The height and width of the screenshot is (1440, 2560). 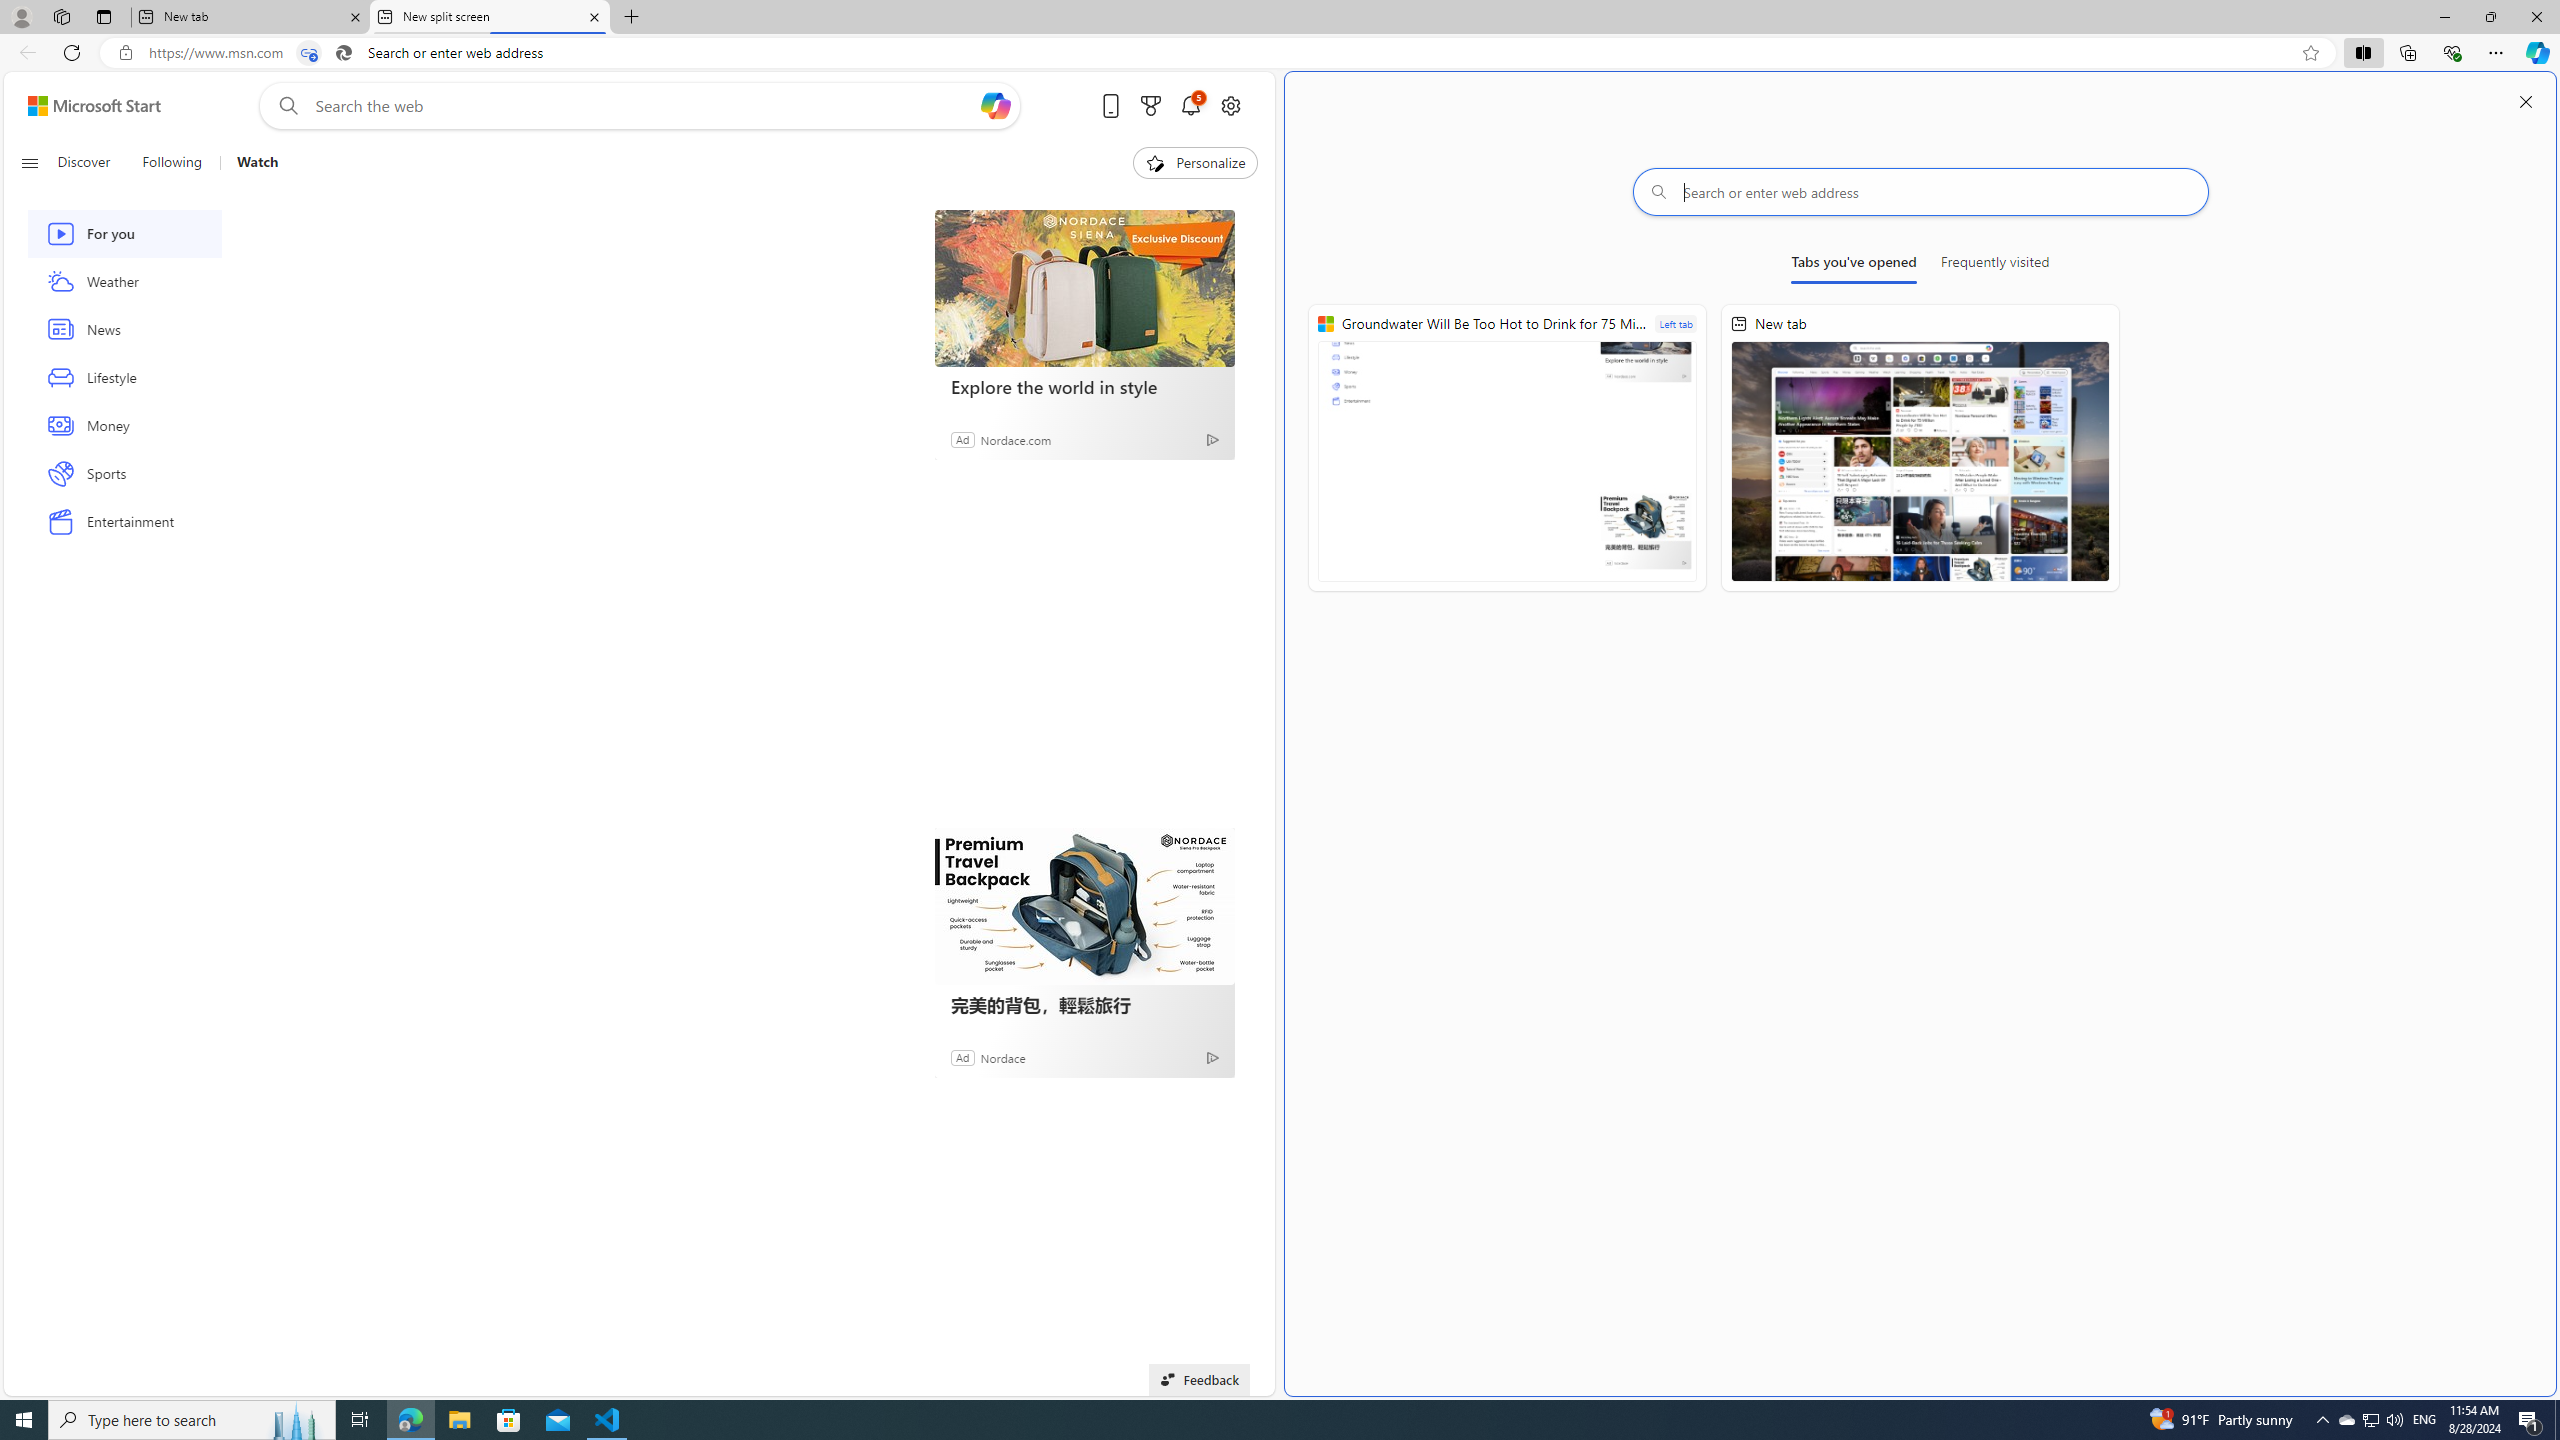 What do you see at coordinates (1854, 265) in the screenshot?
I see `'Tabs you'` at bounding box center [1854, 265].